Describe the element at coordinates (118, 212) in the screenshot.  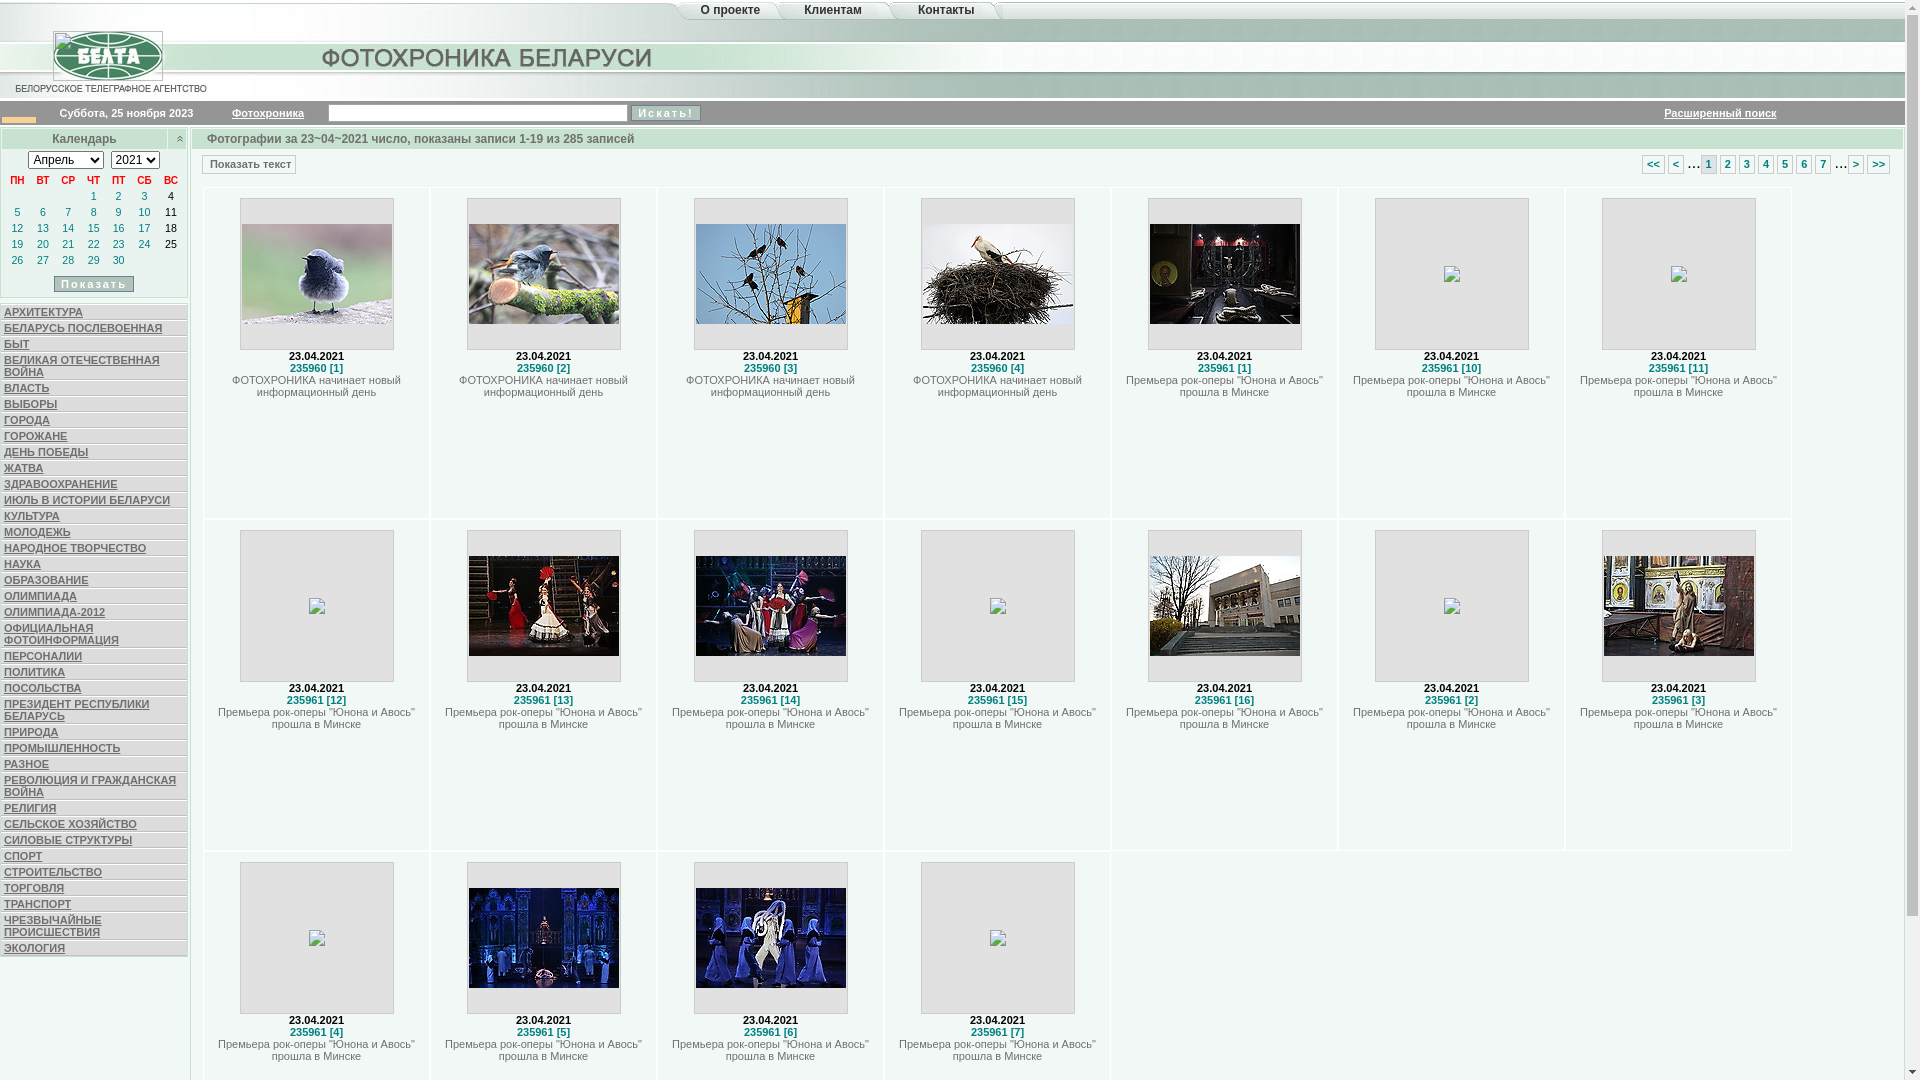
I see `'9'` at that location.